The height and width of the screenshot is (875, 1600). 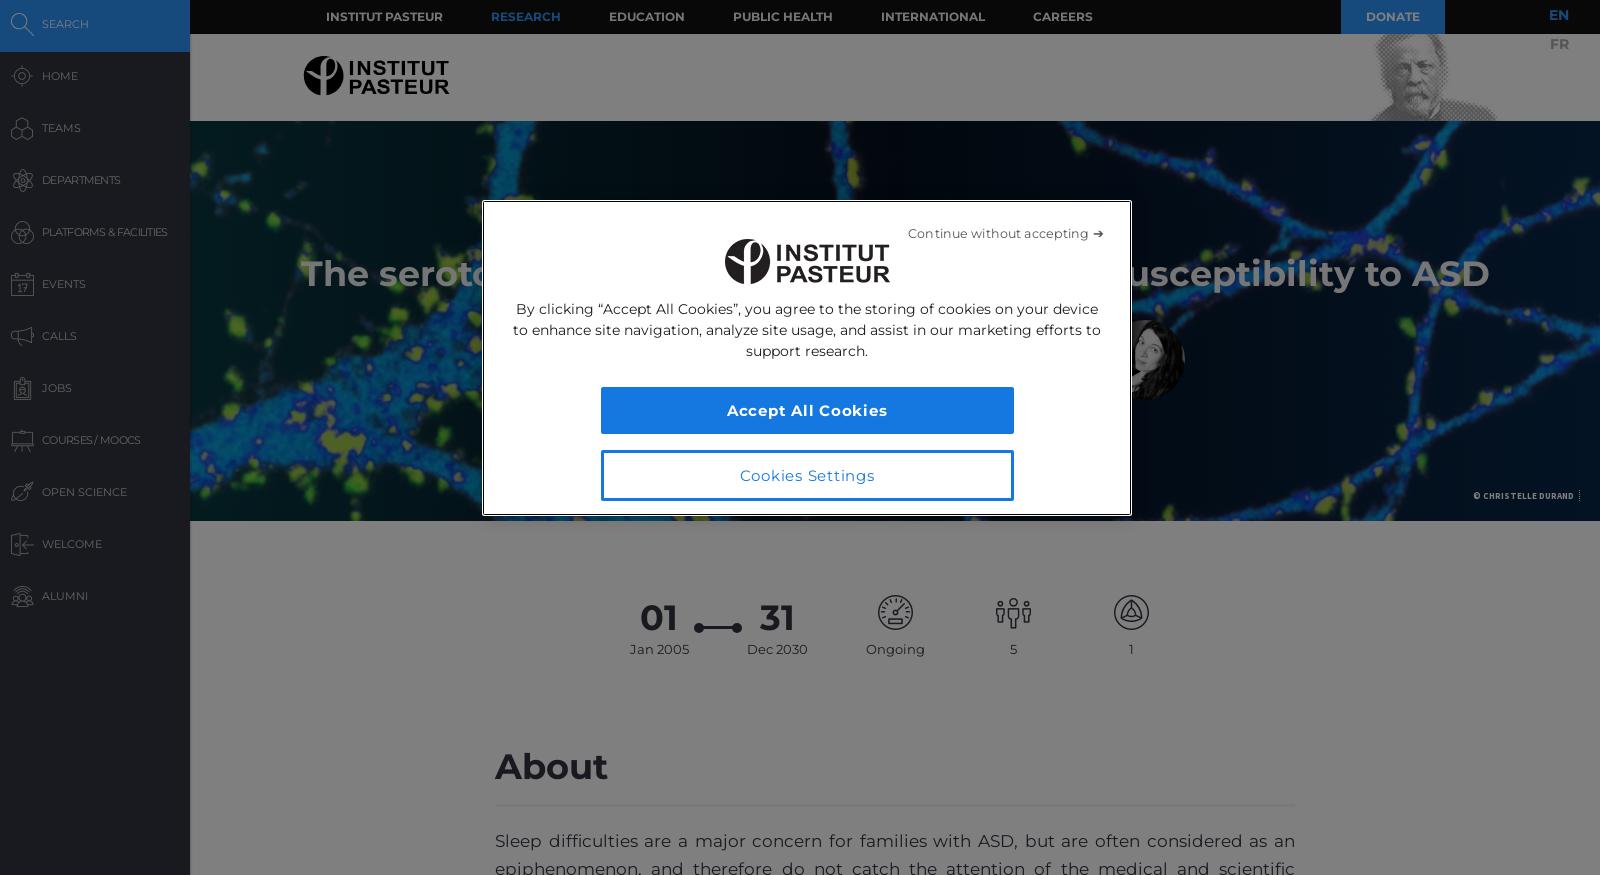 What do you see at coordinates (783, 15) in the screenshot?
I see `'Public Health'` at bounding box center [783, 15].